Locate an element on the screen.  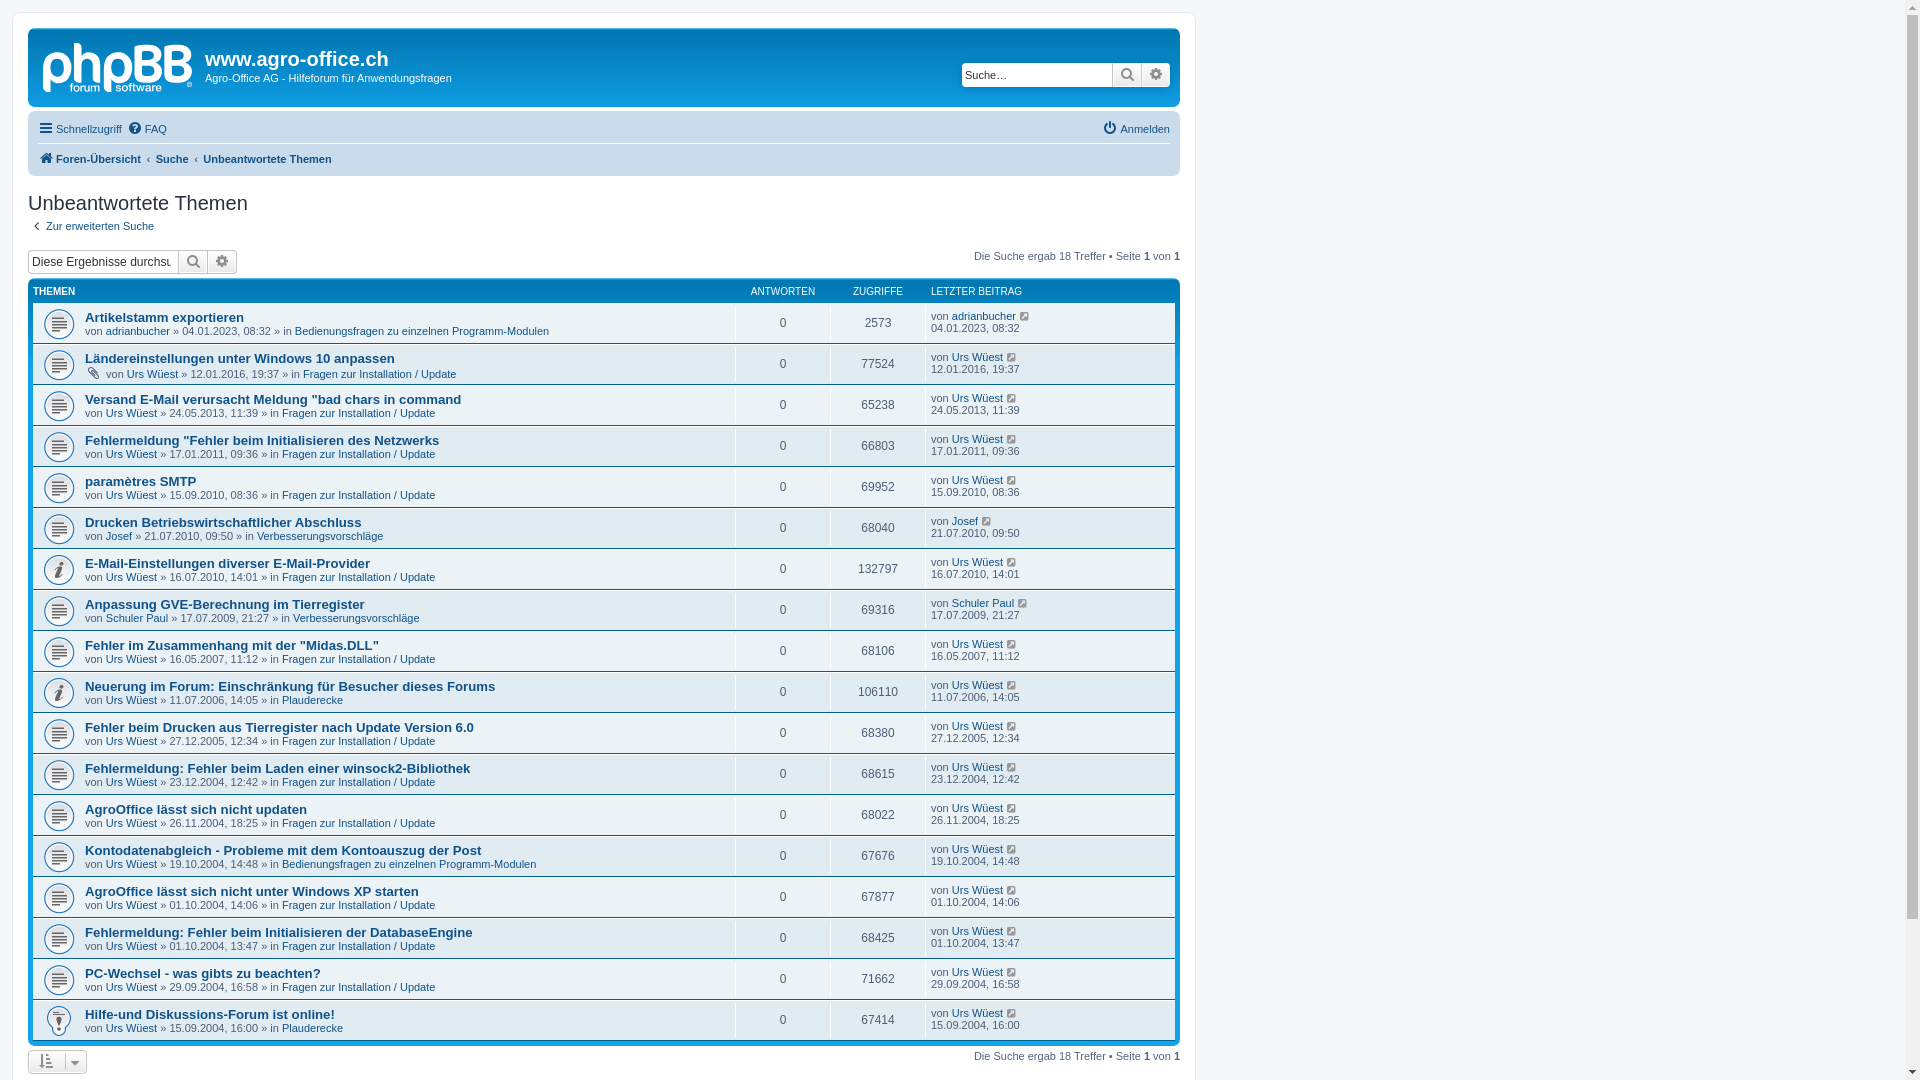
'Suche' is located at coordinates (172, 157).